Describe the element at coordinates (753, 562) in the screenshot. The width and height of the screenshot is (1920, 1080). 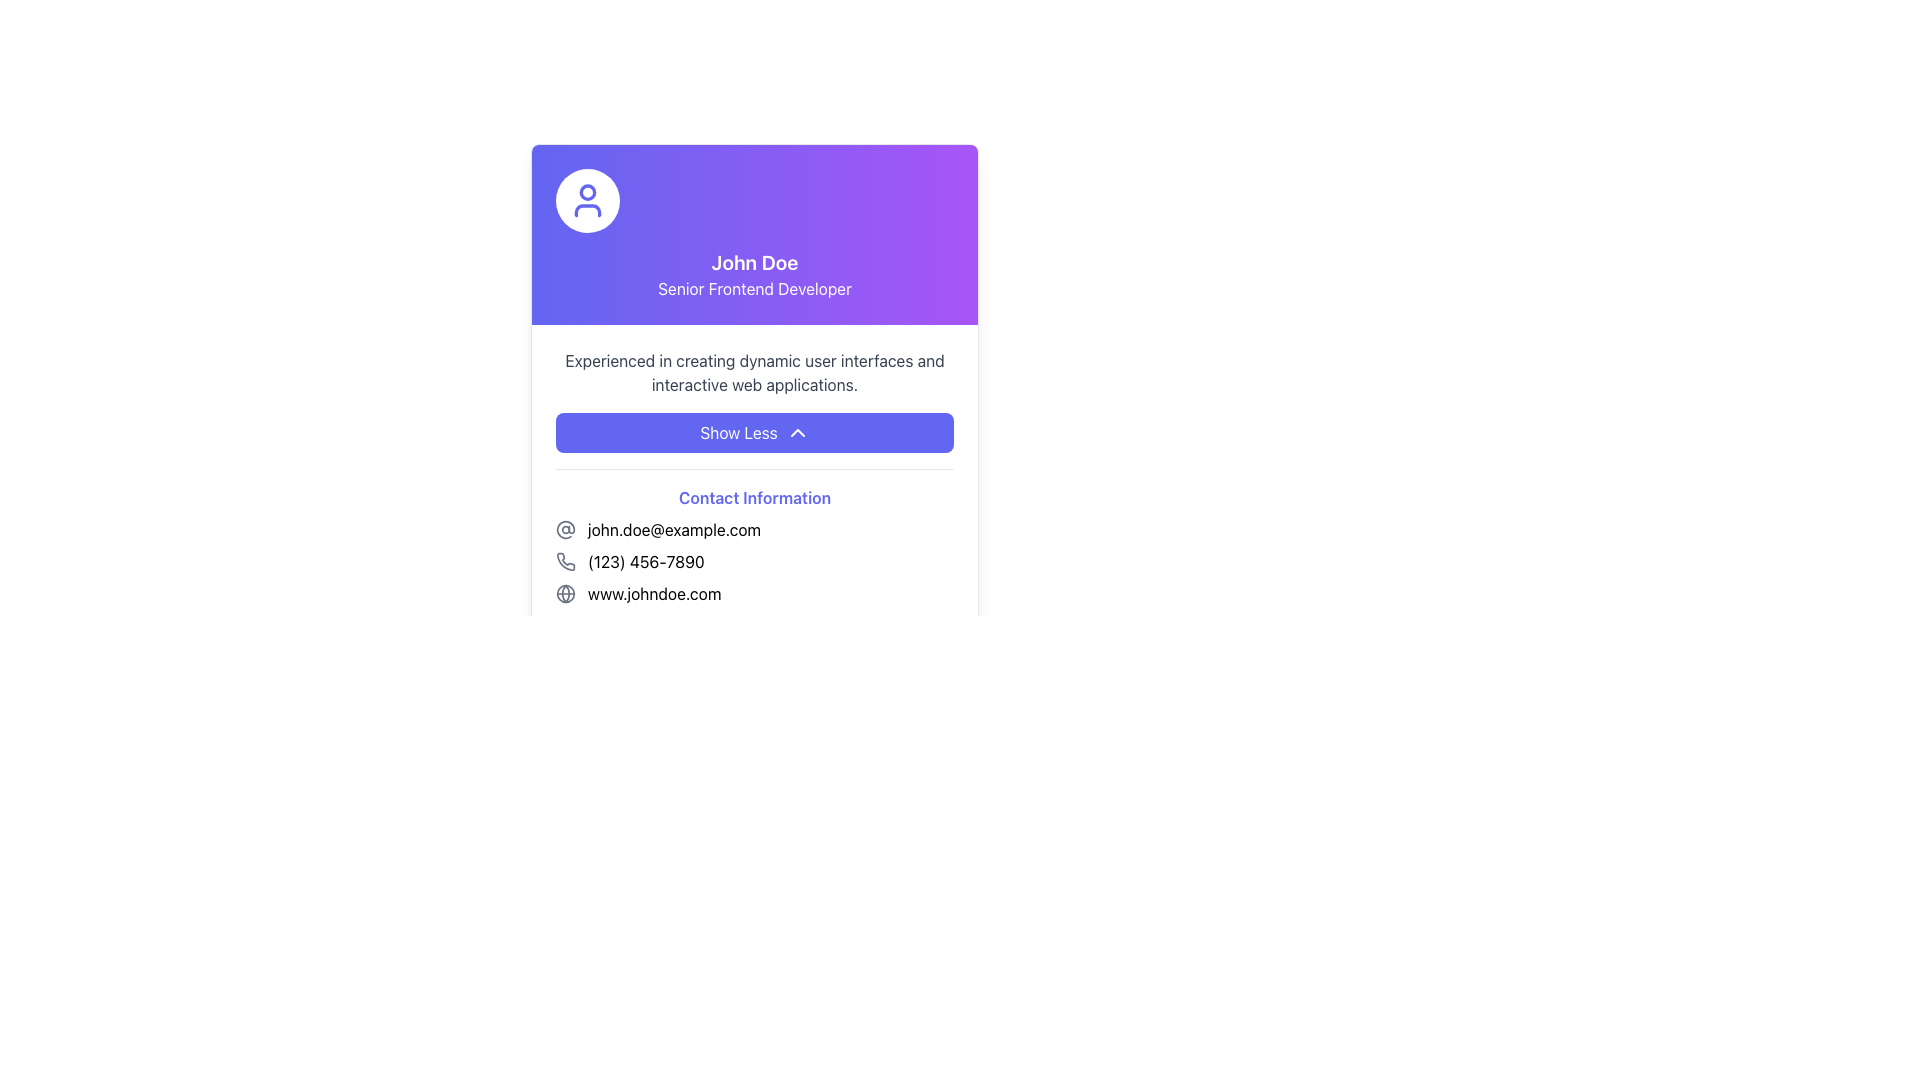
I see `the contact information list that displays 'john.doe@example.com', '(123) 456-7890', and 'www.johndoe.com' with icons on the left side` at that location.